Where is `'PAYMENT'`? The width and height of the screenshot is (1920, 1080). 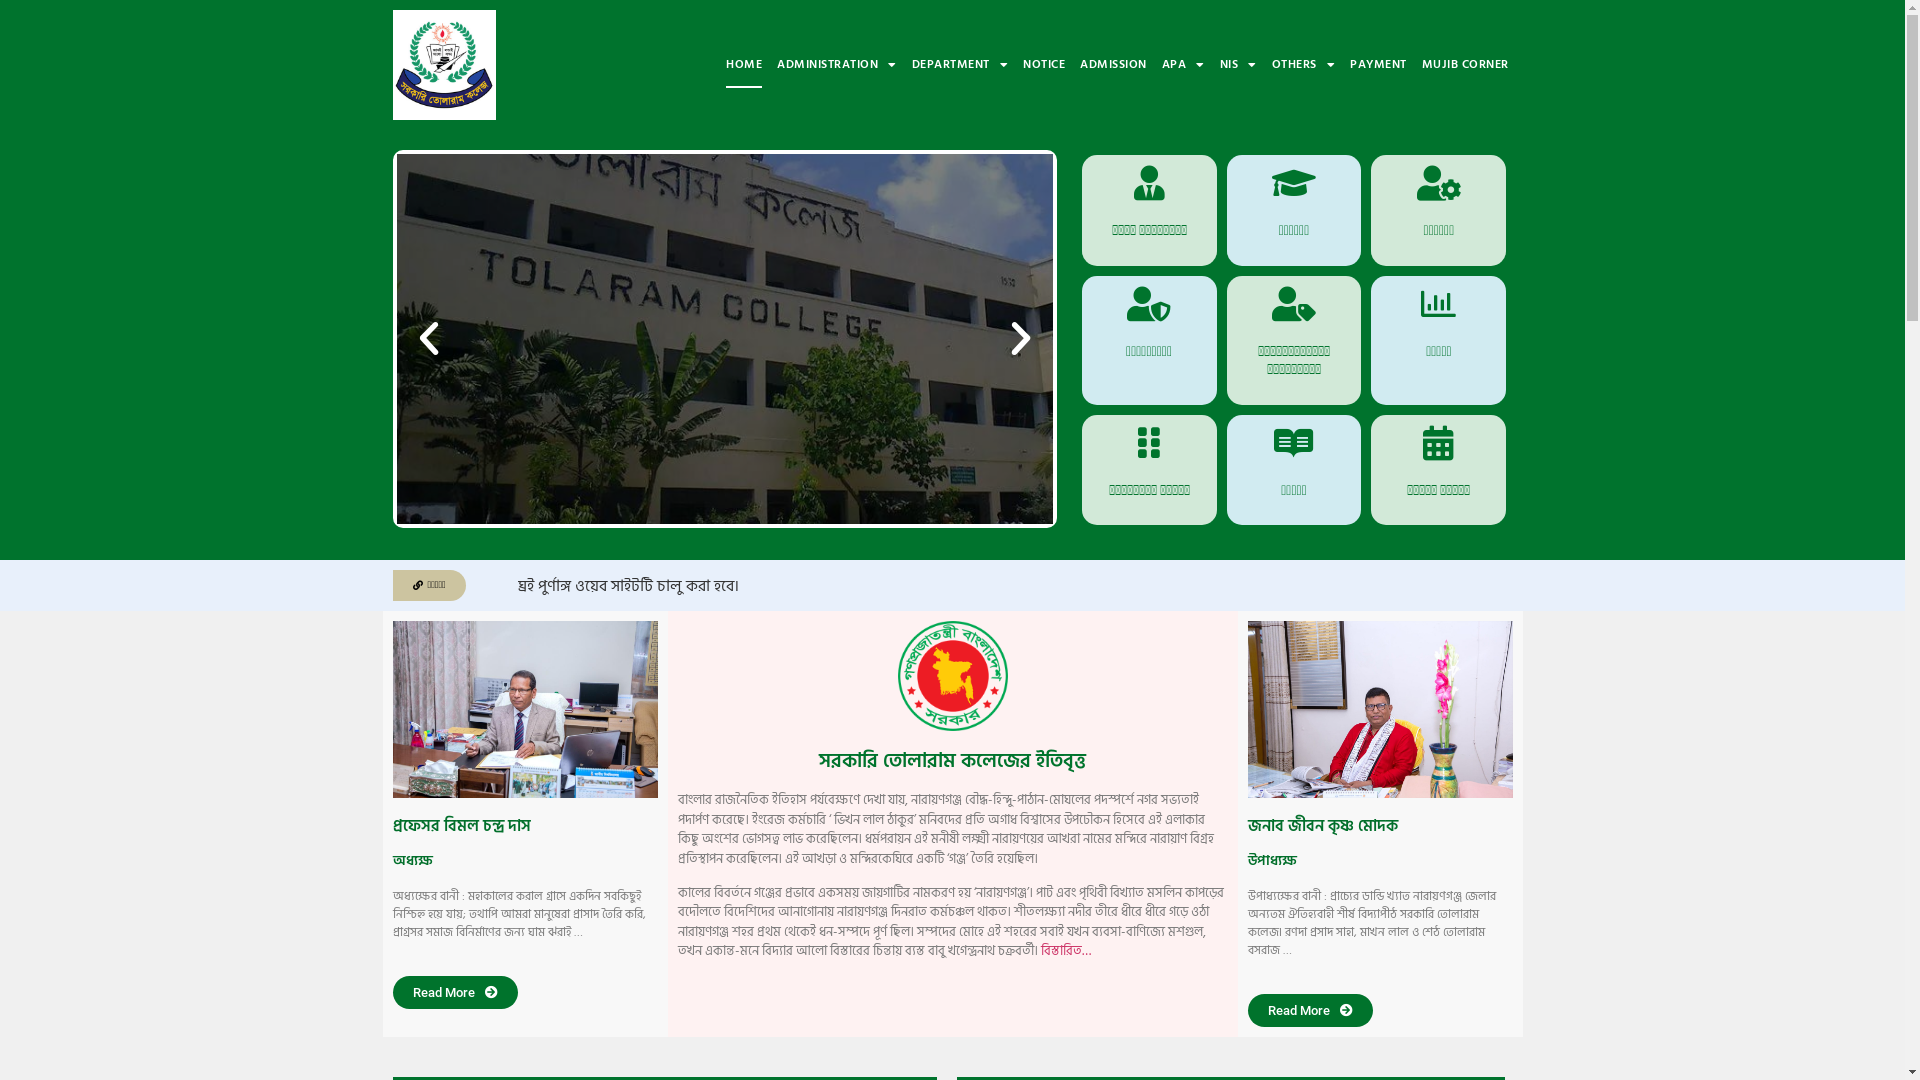
'PAYMENT' is located at coordinates (1349, 64).